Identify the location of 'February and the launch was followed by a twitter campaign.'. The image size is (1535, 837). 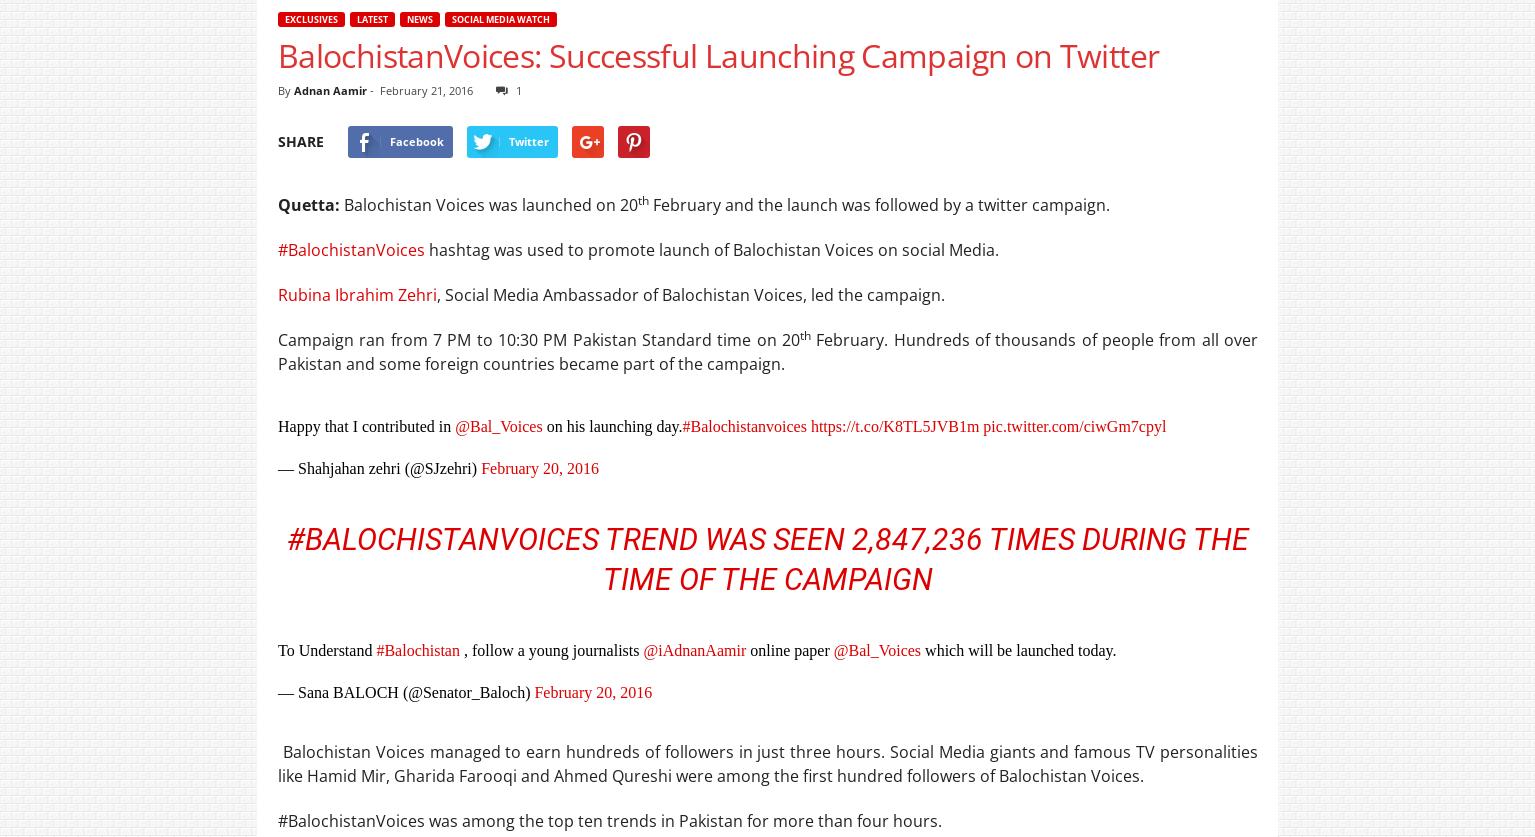
(878, 203).